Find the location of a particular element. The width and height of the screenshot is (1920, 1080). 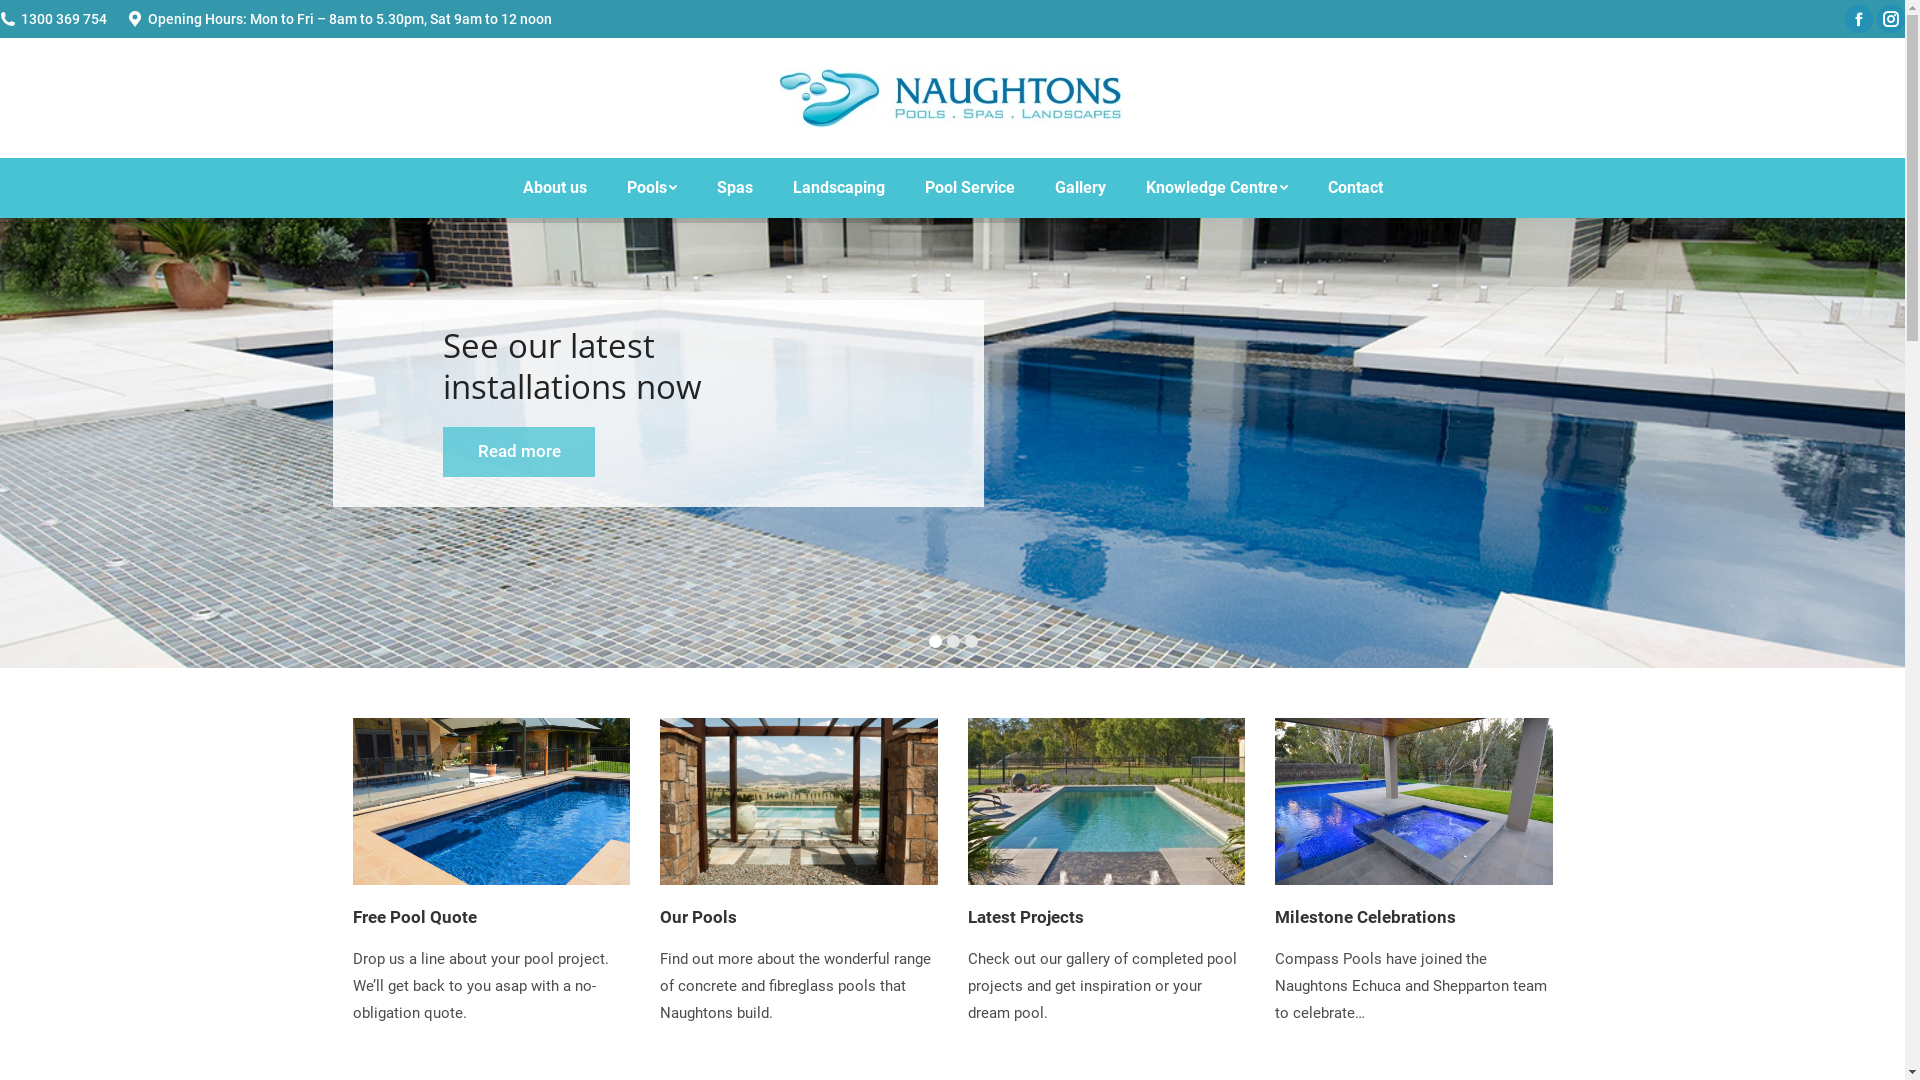

'1300 369 754' is located at coordinates (63, 19).